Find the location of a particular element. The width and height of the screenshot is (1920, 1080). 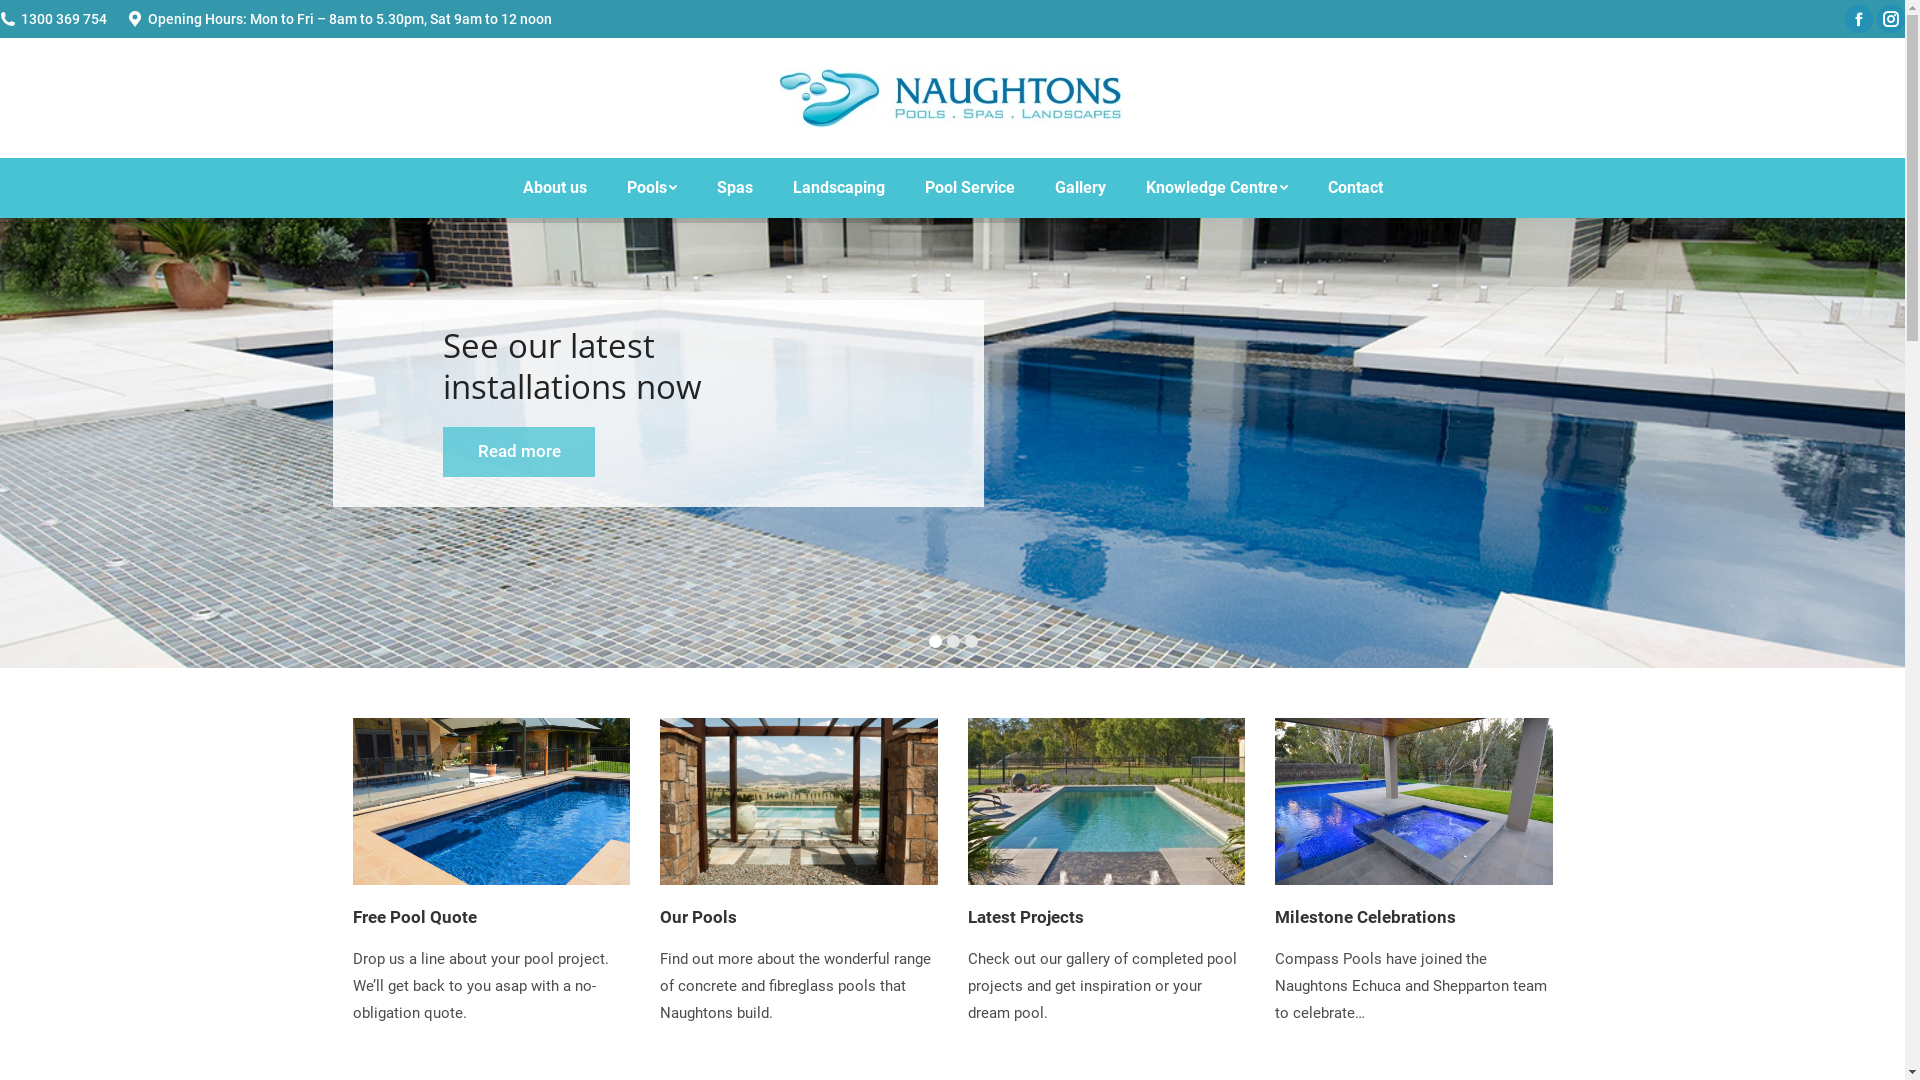

'1300 369 754' is located at coordinates (63, 19).